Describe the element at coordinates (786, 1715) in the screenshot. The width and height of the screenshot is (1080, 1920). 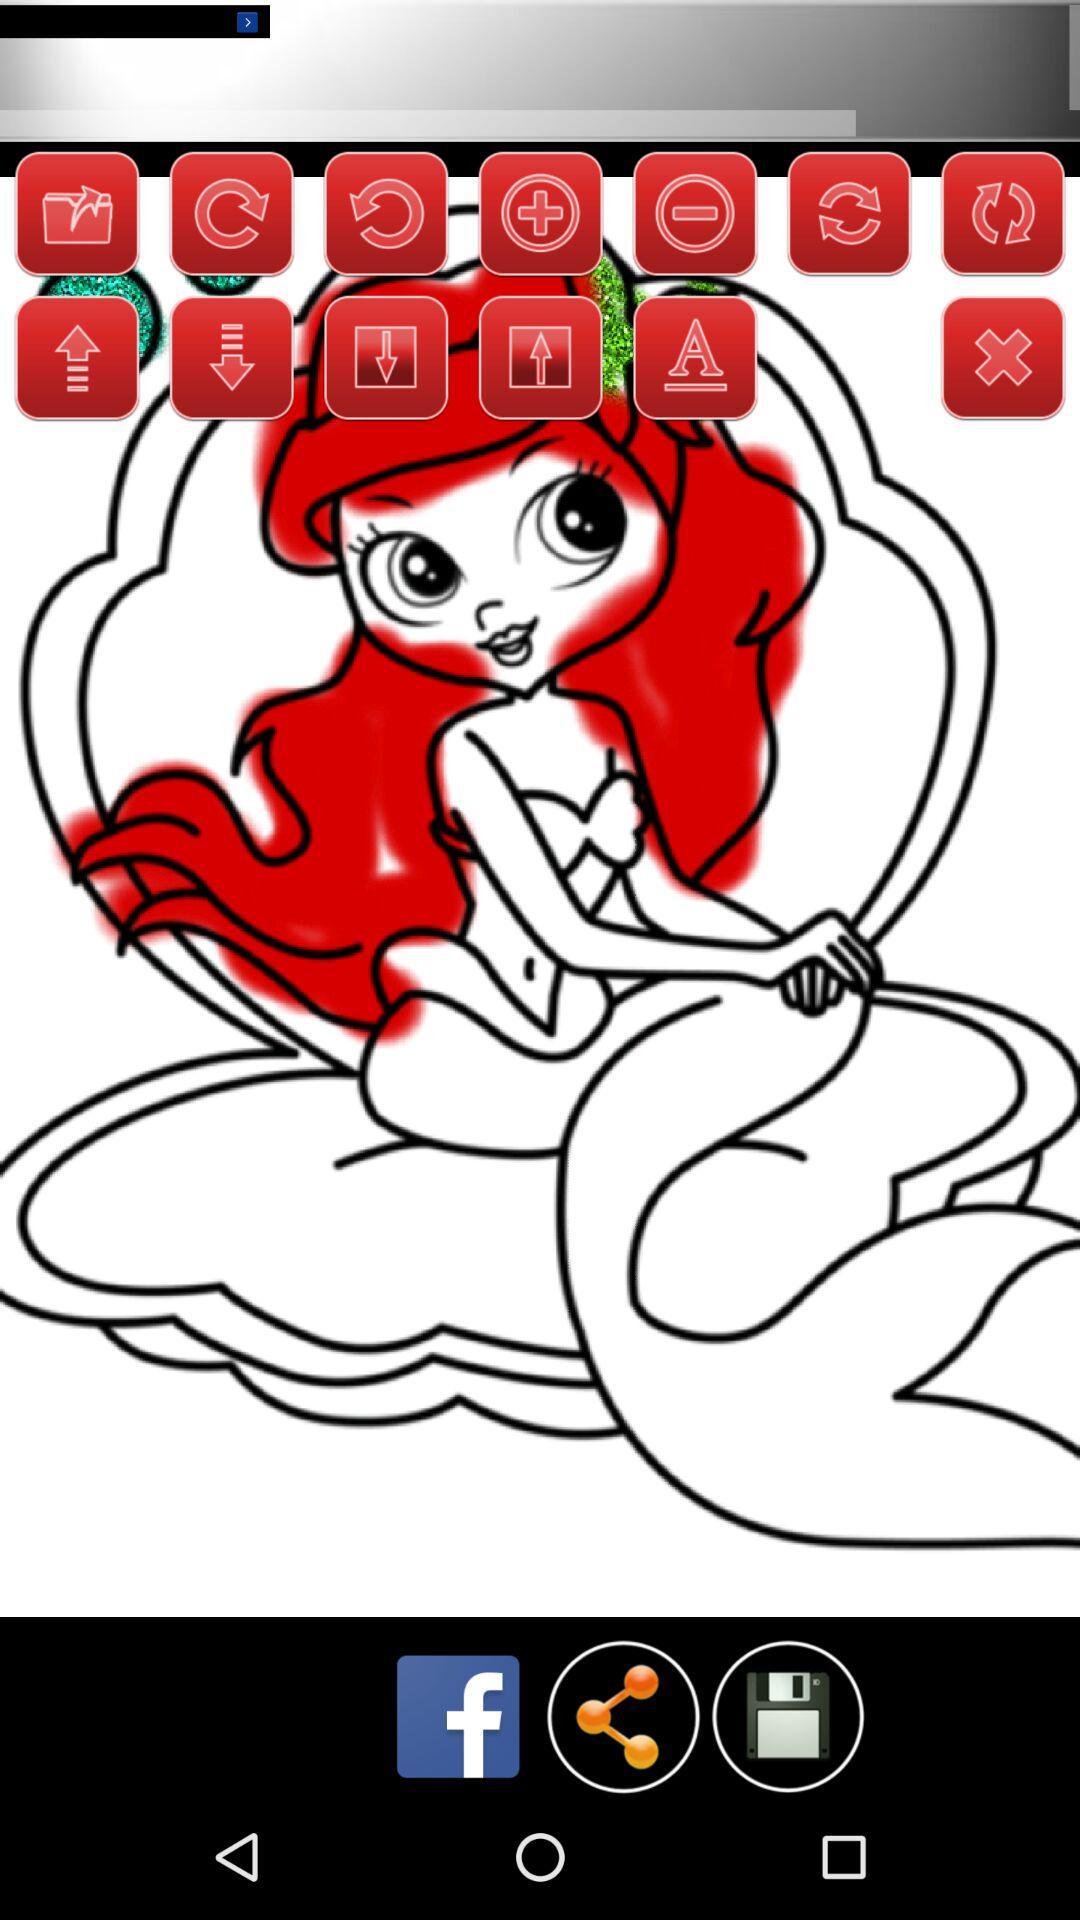
I see `save` at that location.